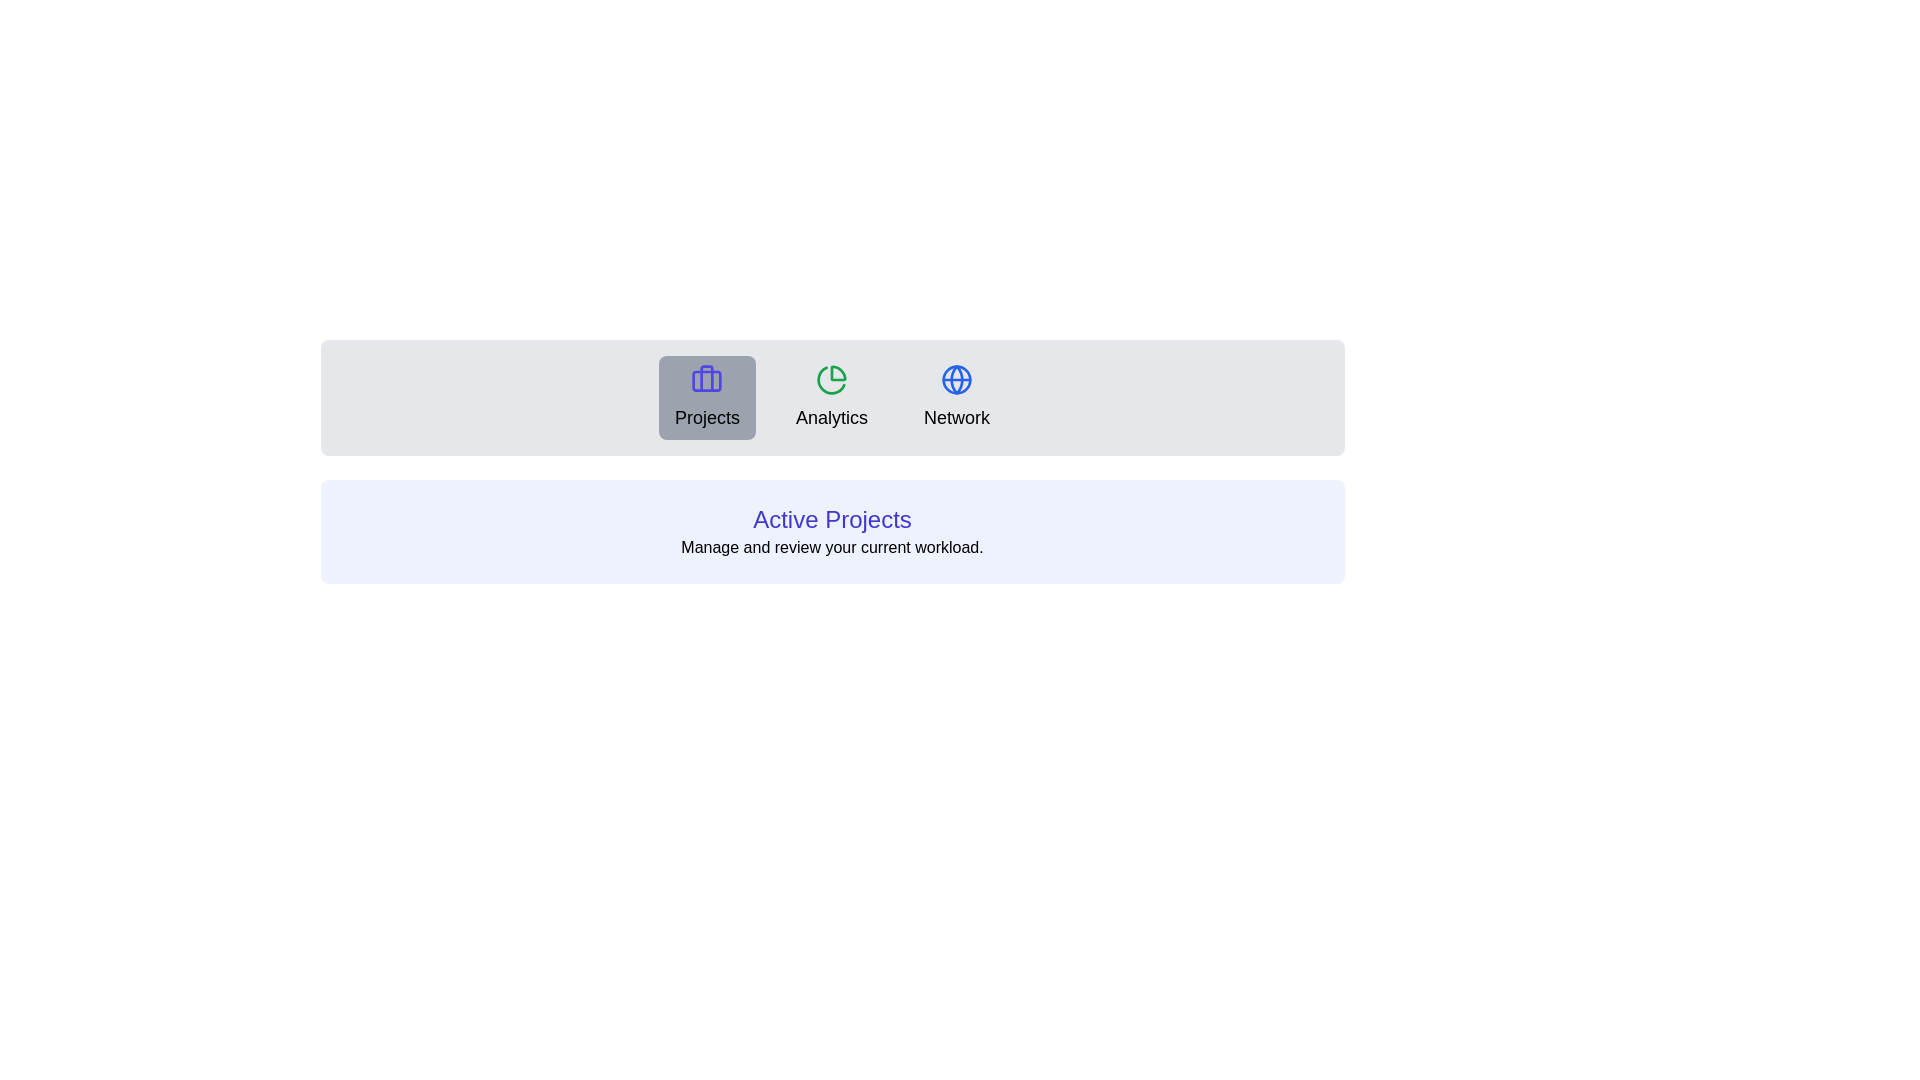 This screenshot has height=1080, width=1920. What do you see at coordinates (707, 397) in the screenshot?
I see `the Projects tab by clicking on its button` at bounding box center [707, 397].